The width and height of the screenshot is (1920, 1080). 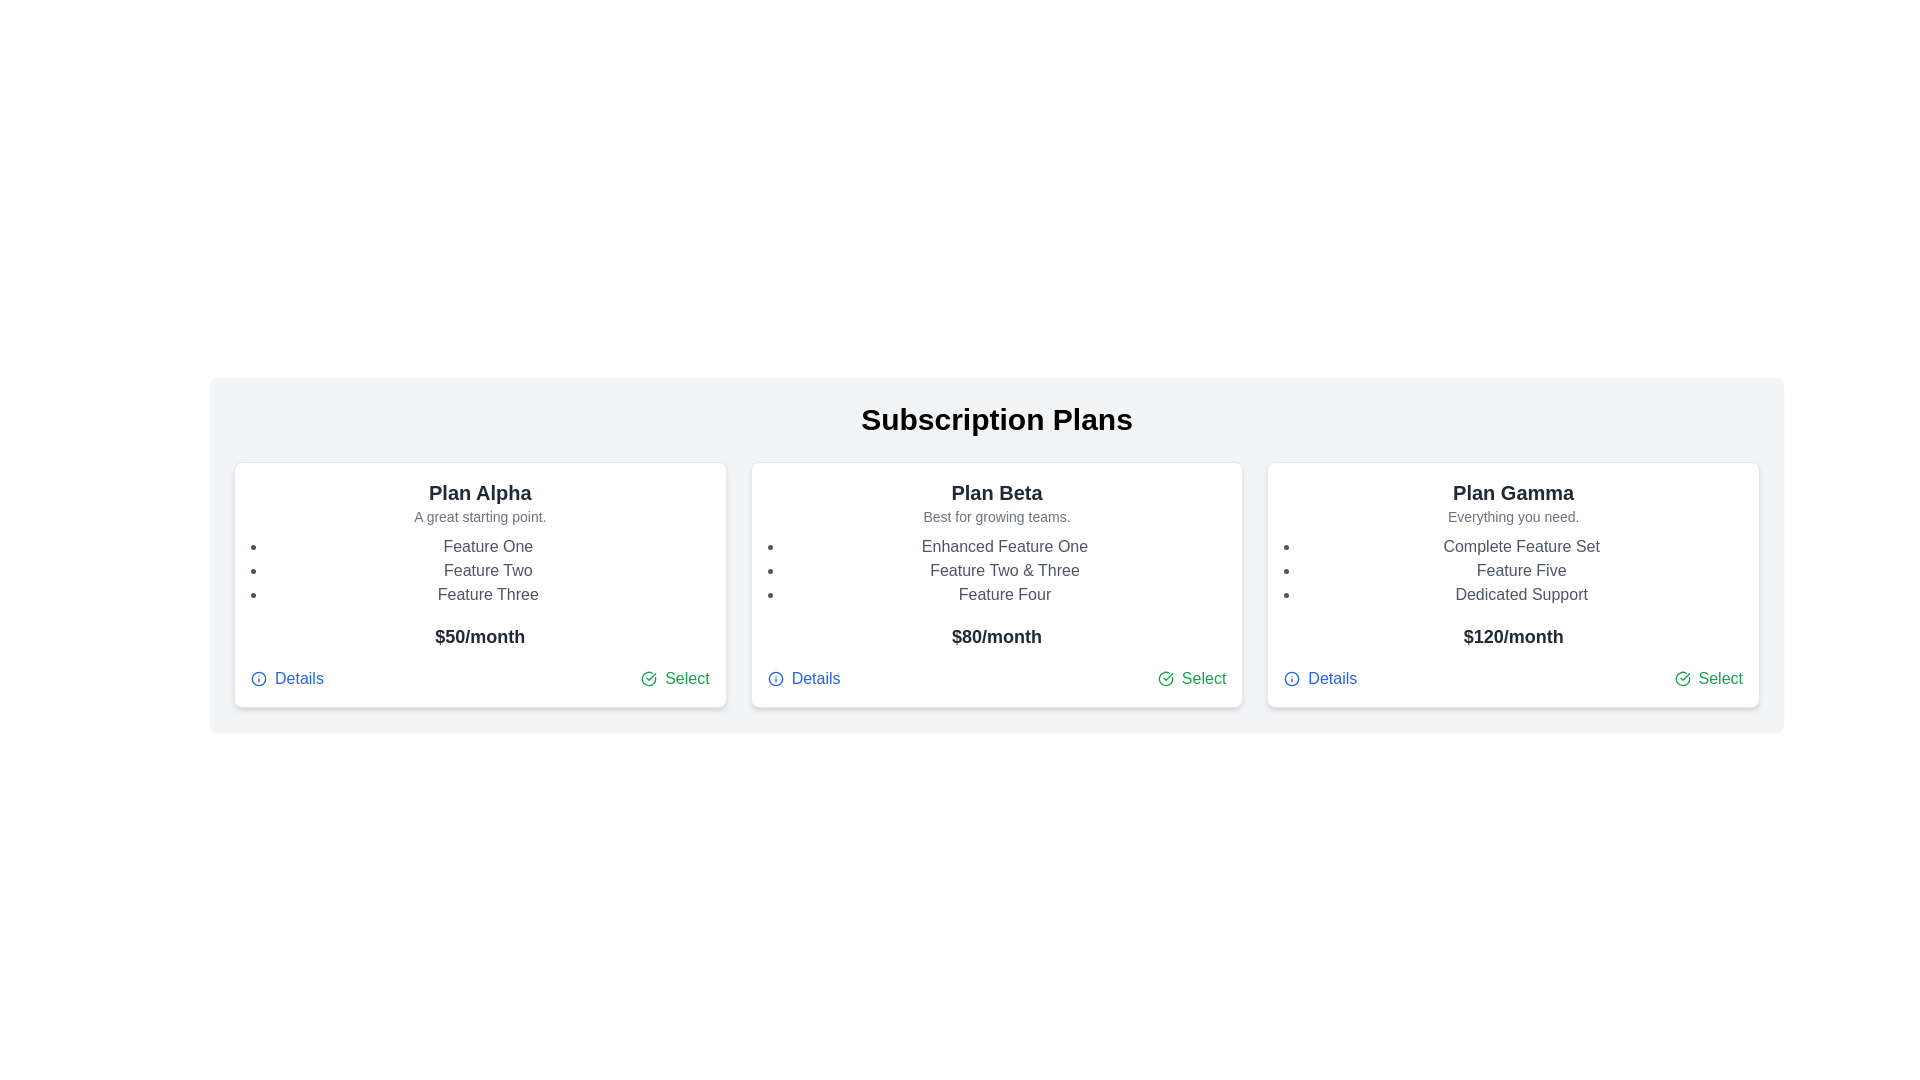 What do you see at coordinates (480, 515) in the screenshot?
I see `the text label that describes the 'Plan Alpha' subscription plan, which is located below the title 'Plan Alpha' and above the bullet list of features in the first card of the subscription plans layout` at bounding box center [480, 515].